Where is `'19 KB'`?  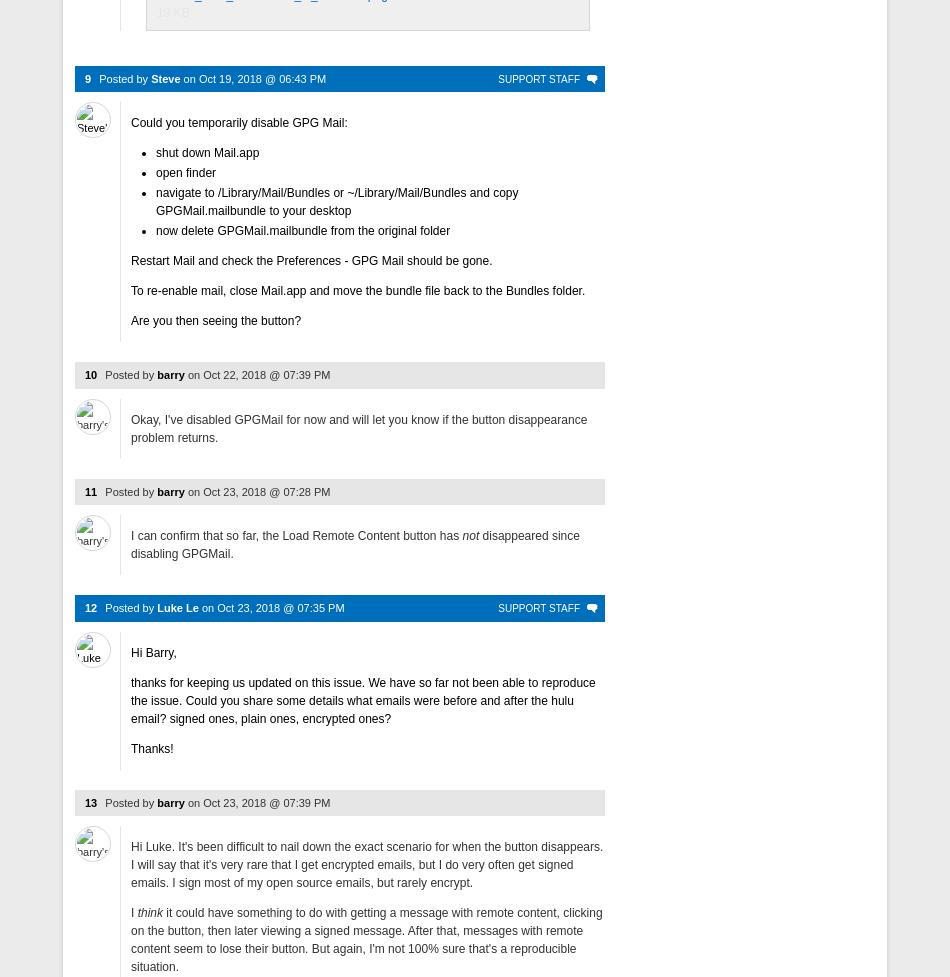
'19 KB' is located at coordinates (172, 12).